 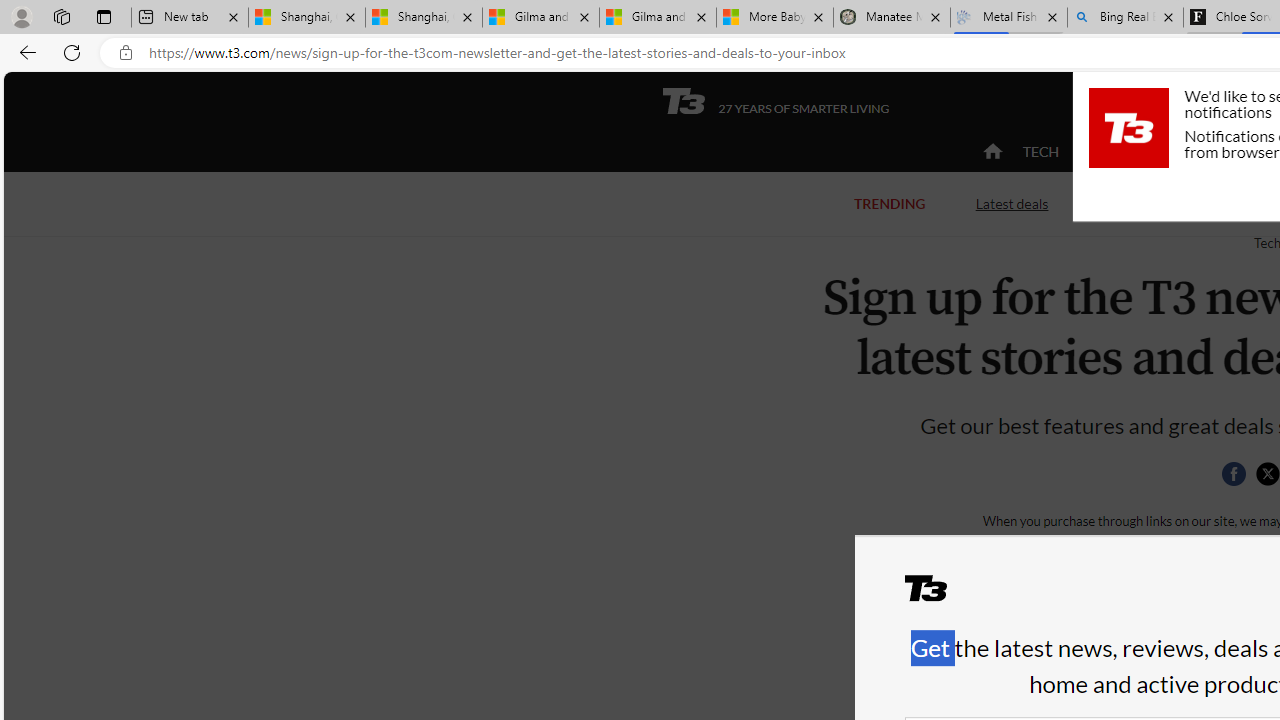 What do you see at coordinates (1124, 150) in the screenshot?
I see `'ACTIVE'` at bounding box center [1124, 150].